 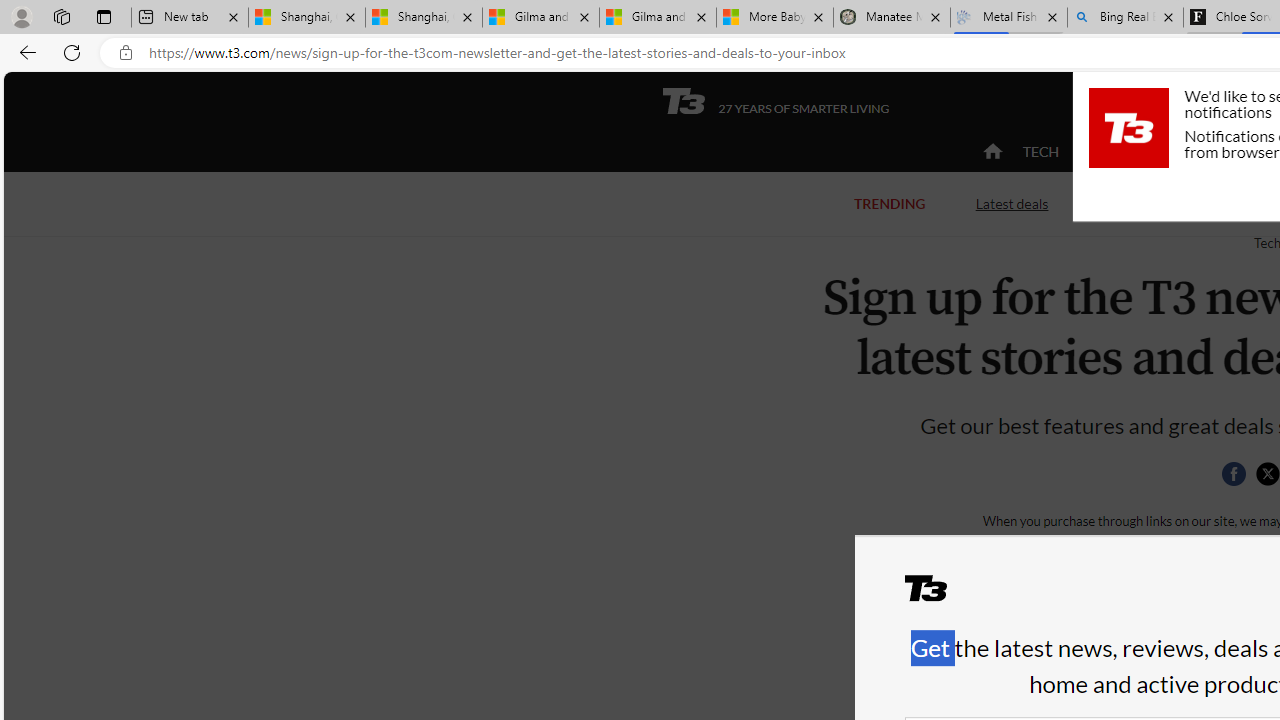 What do you see at coordinates (1124, 150) in the screenshot?
I see `'ACTIVE'` at bounding box center [1124, 150].